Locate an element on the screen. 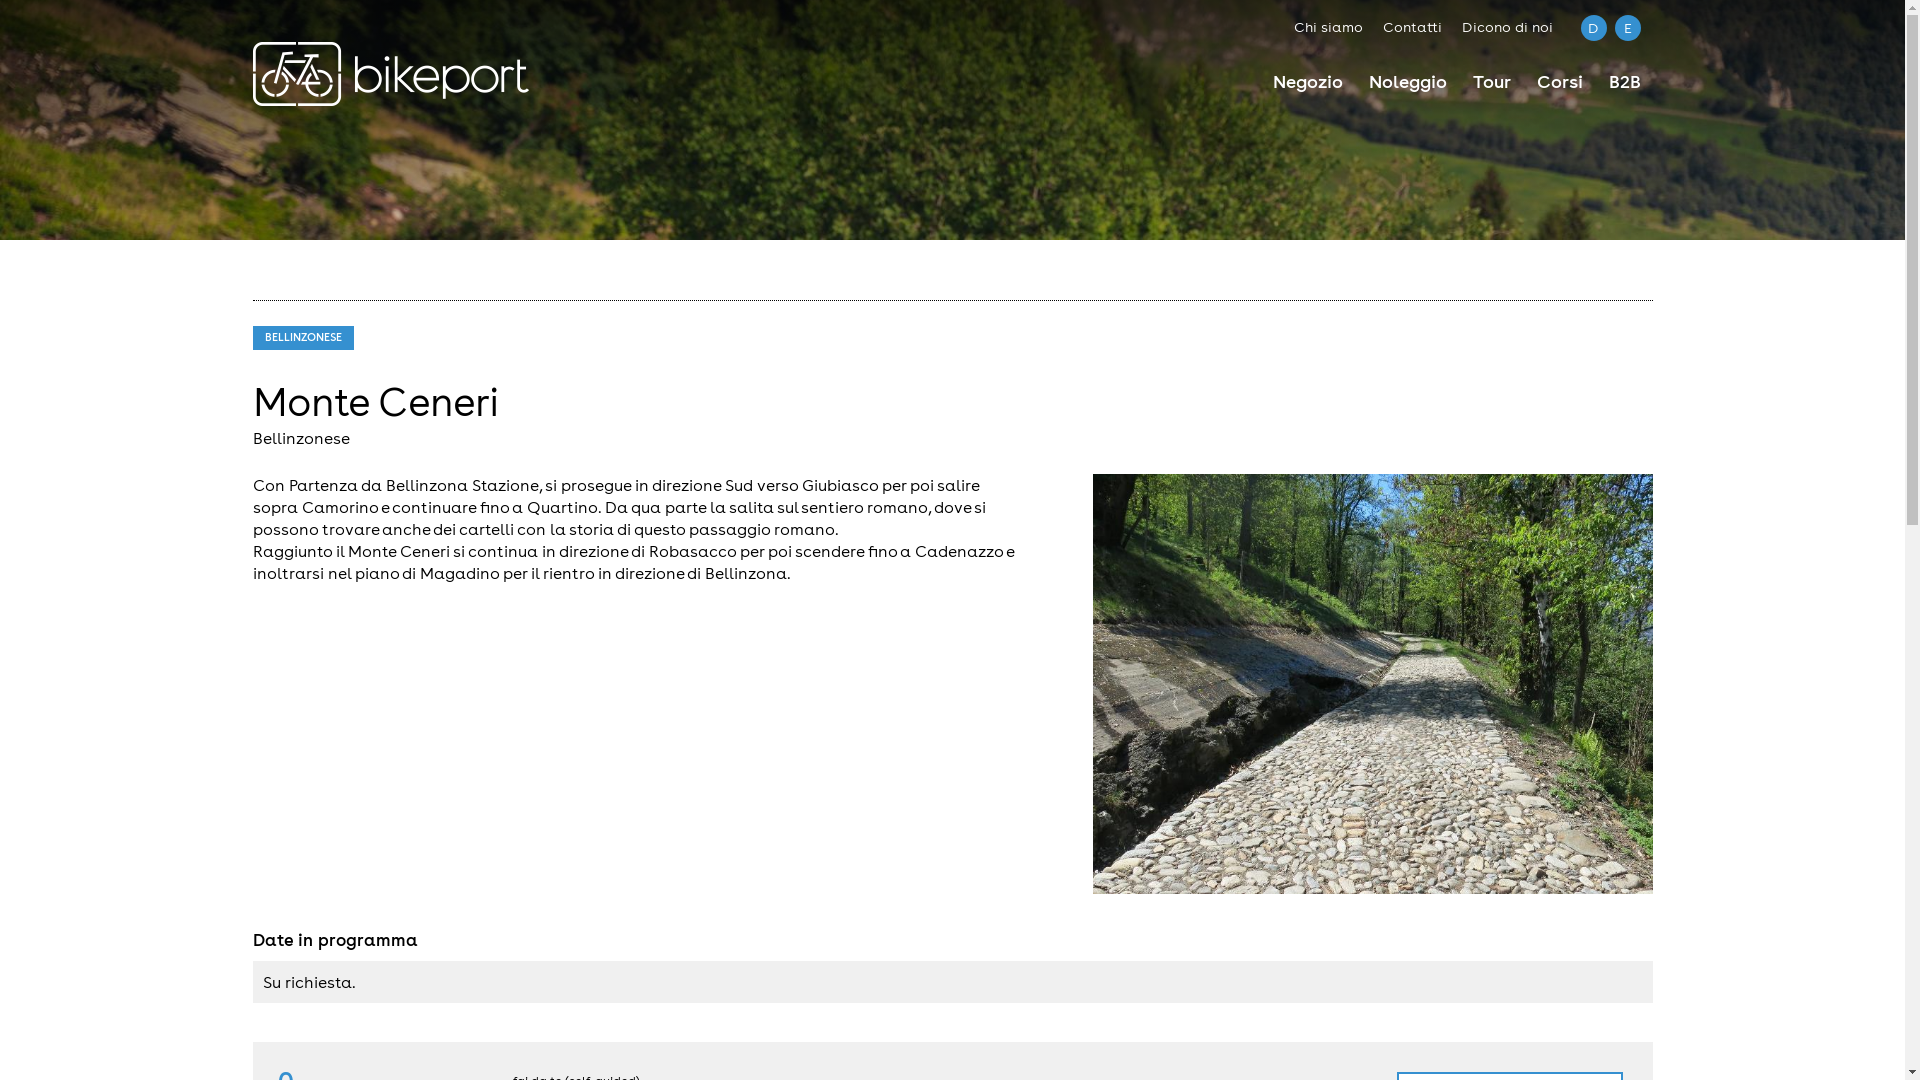 Image resolution: width=1920 pixels, height=1080 pixels. 'E' is located at coordinates (1627, 27).